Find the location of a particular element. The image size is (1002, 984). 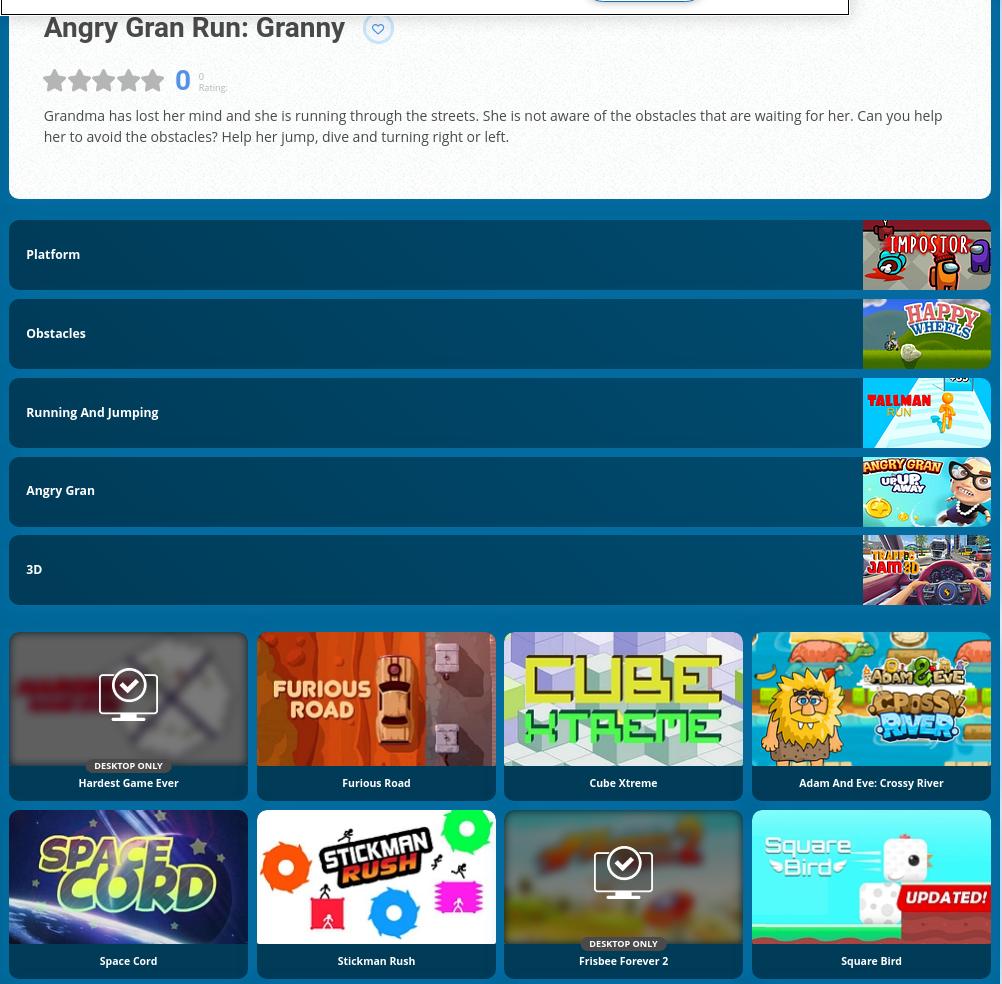

'Rating:' is located at coordinates (197, 85).